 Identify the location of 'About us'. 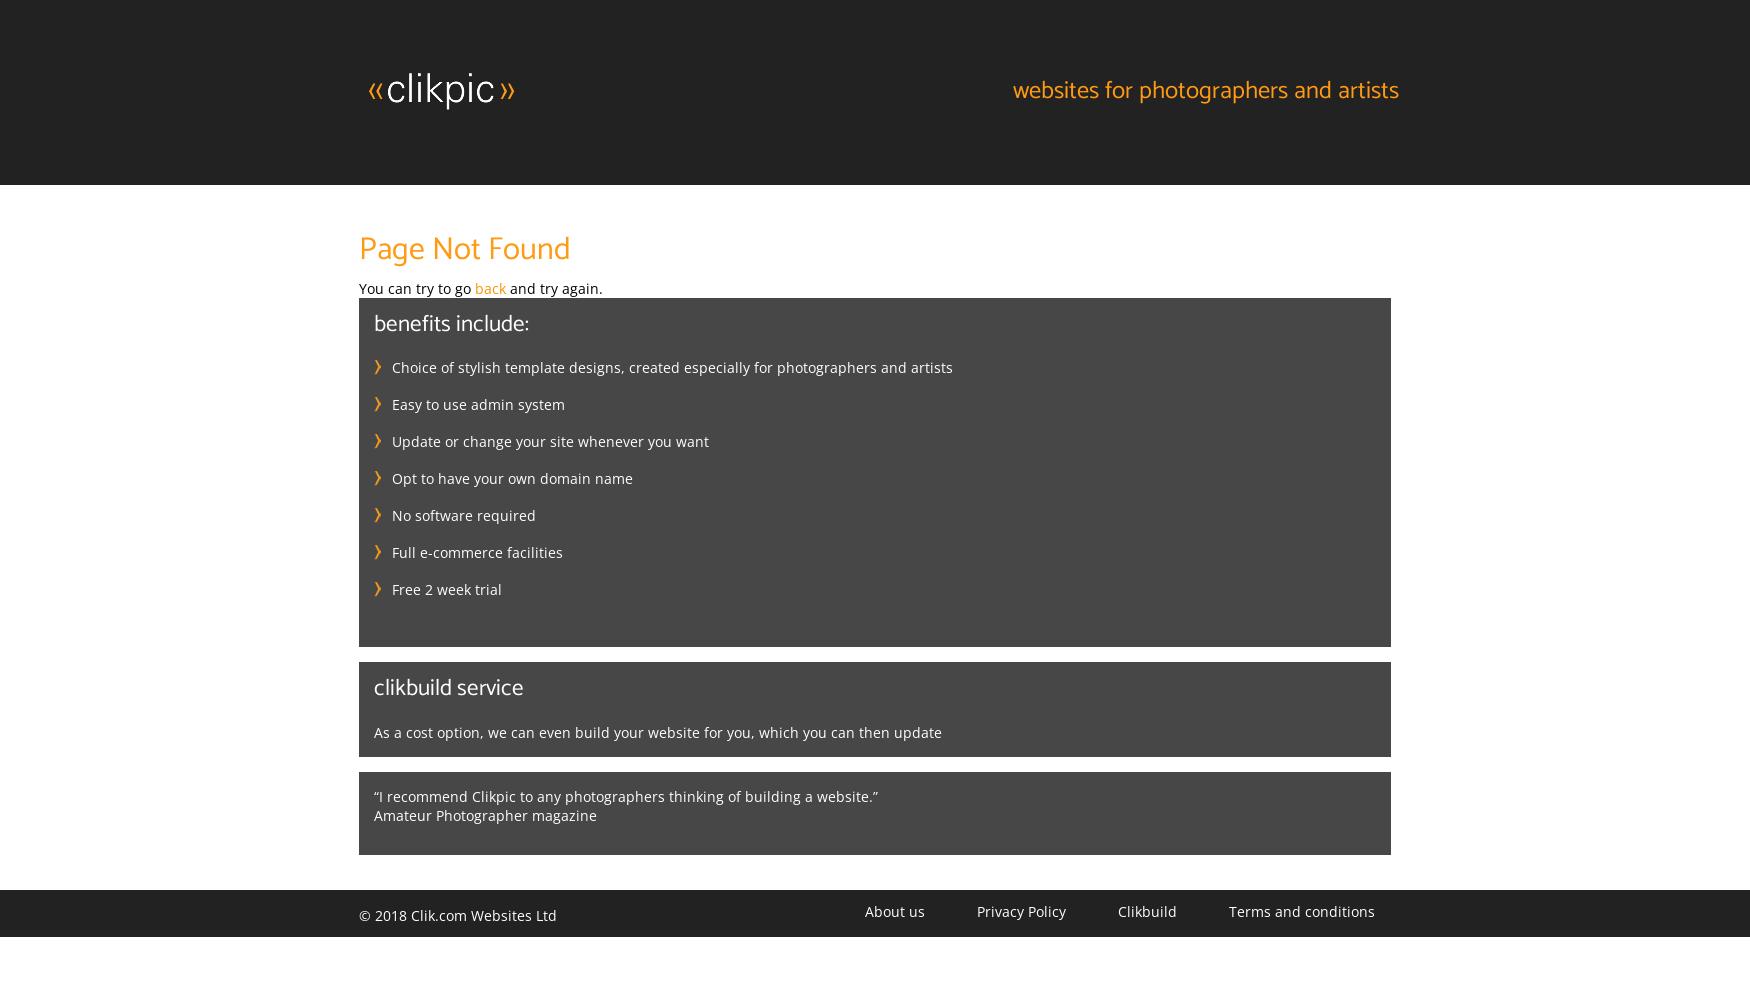
(893, 910).